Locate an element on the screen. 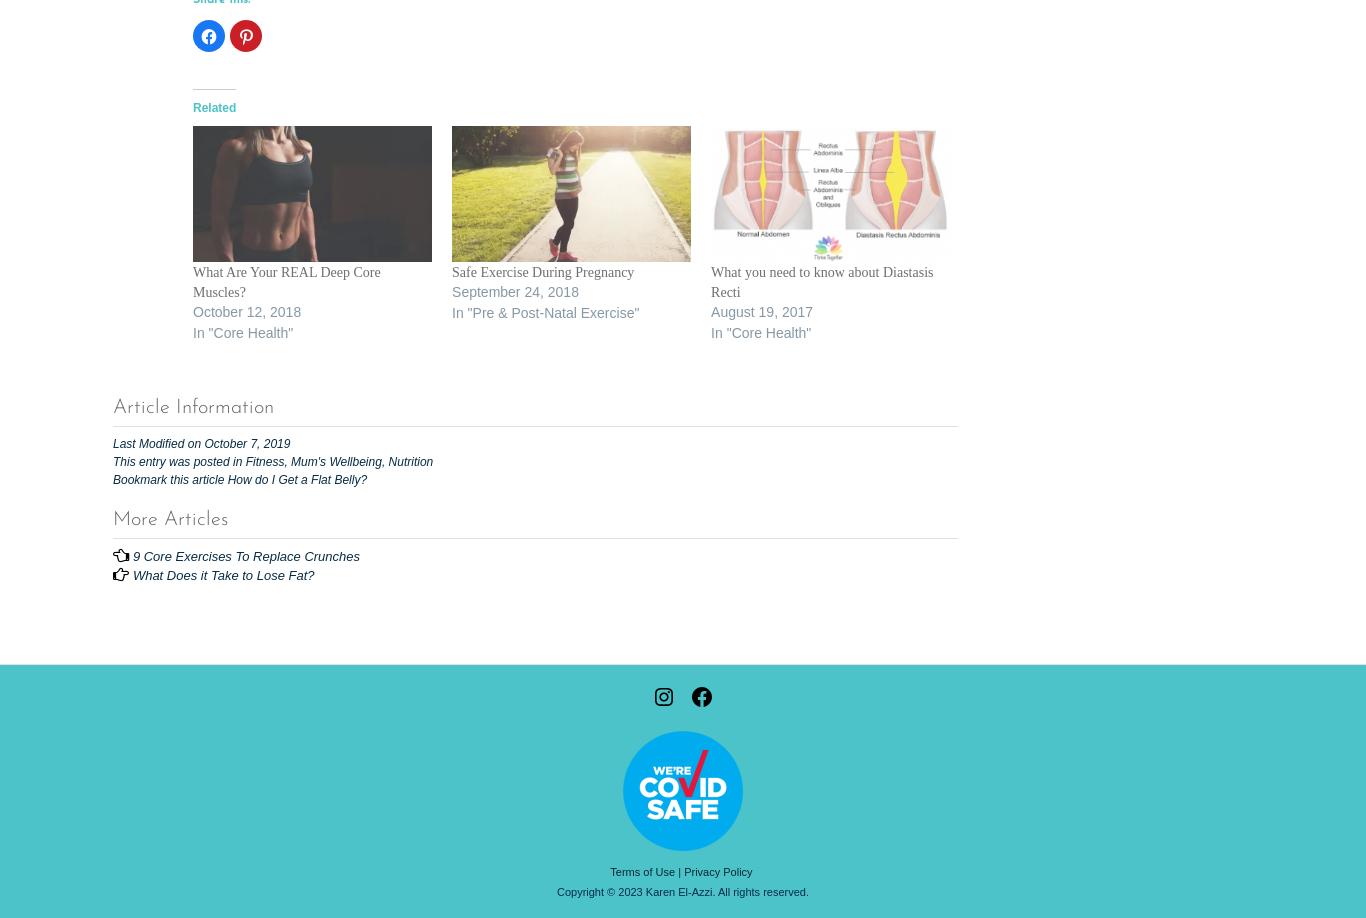 Image resolution: width=1366 pixels, height=918 pixels. 'What Does it Take to Lose Fat?' is located at coordinates (130, 573).